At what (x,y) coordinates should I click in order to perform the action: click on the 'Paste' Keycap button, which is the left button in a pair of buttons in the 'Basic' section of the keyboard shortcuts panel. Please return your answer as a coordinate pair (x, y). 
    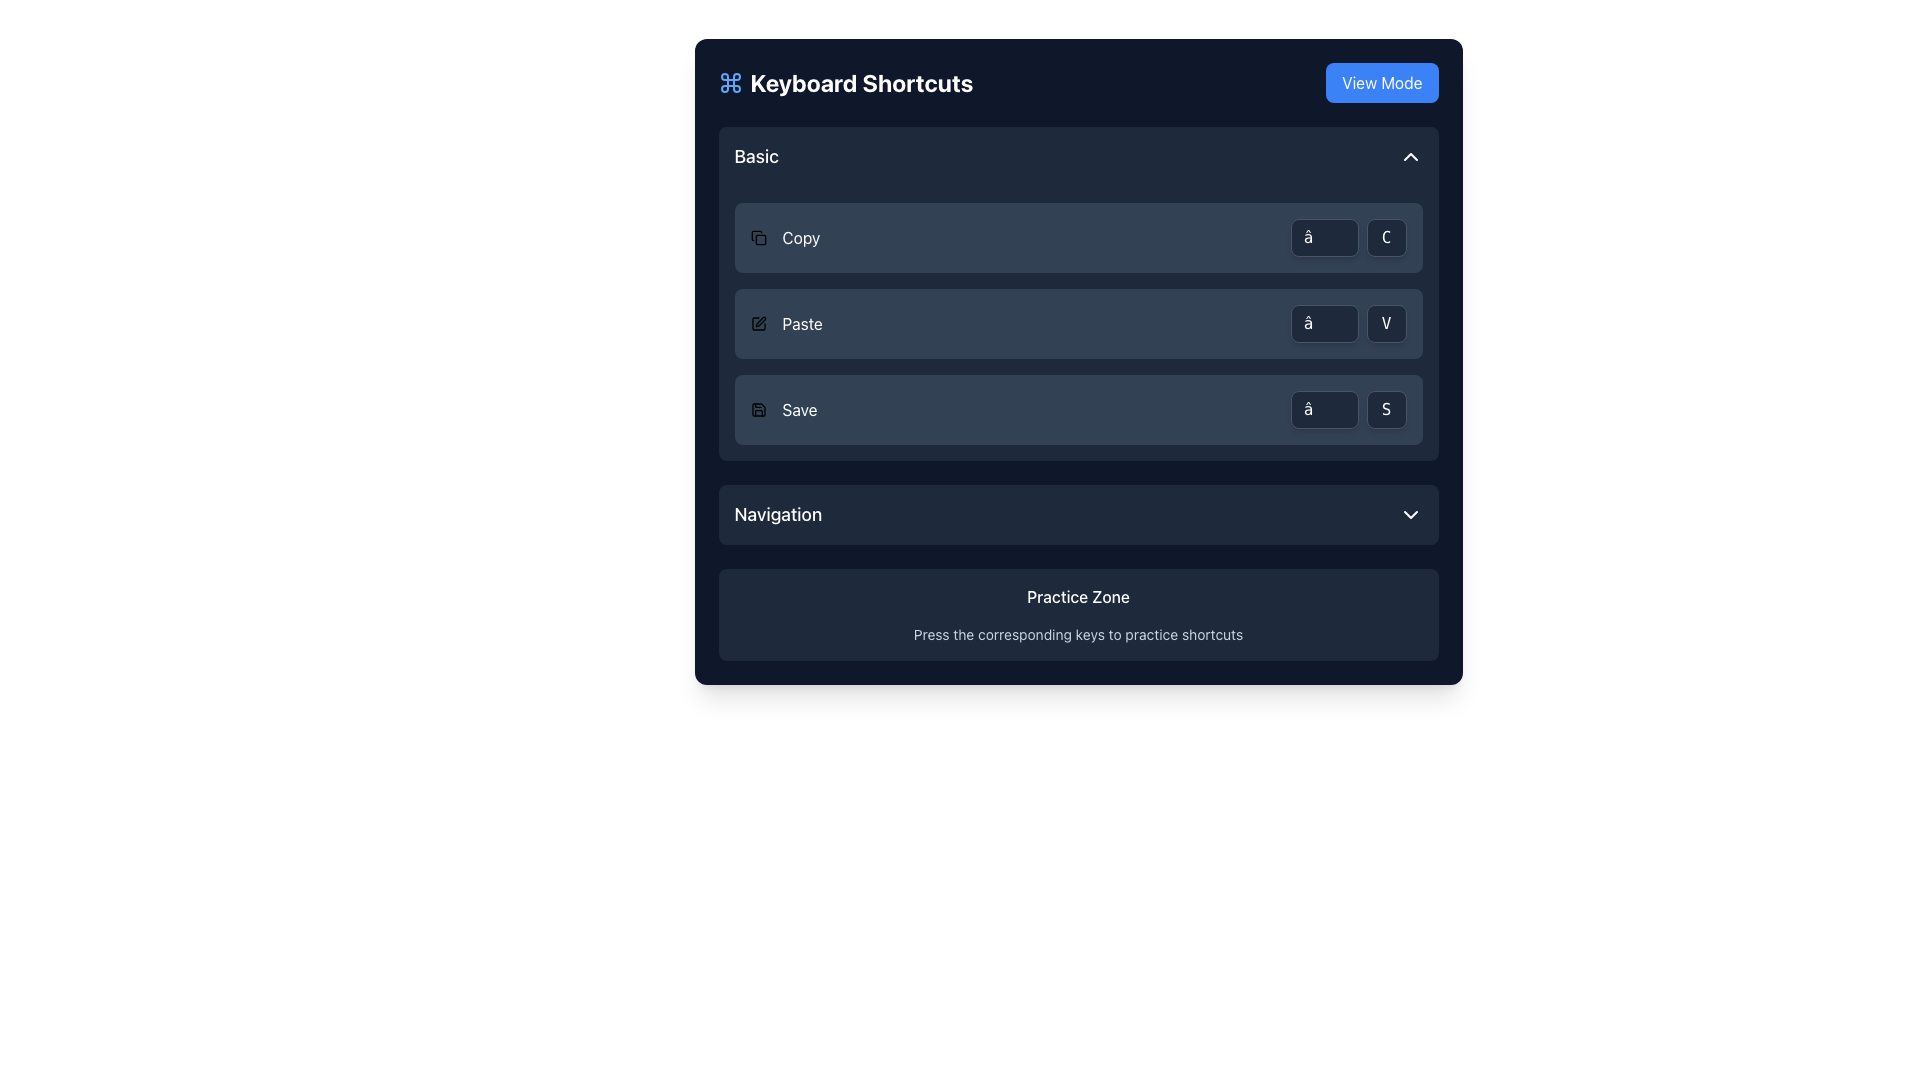
    Looking at the image, I should click on (1324, 323).